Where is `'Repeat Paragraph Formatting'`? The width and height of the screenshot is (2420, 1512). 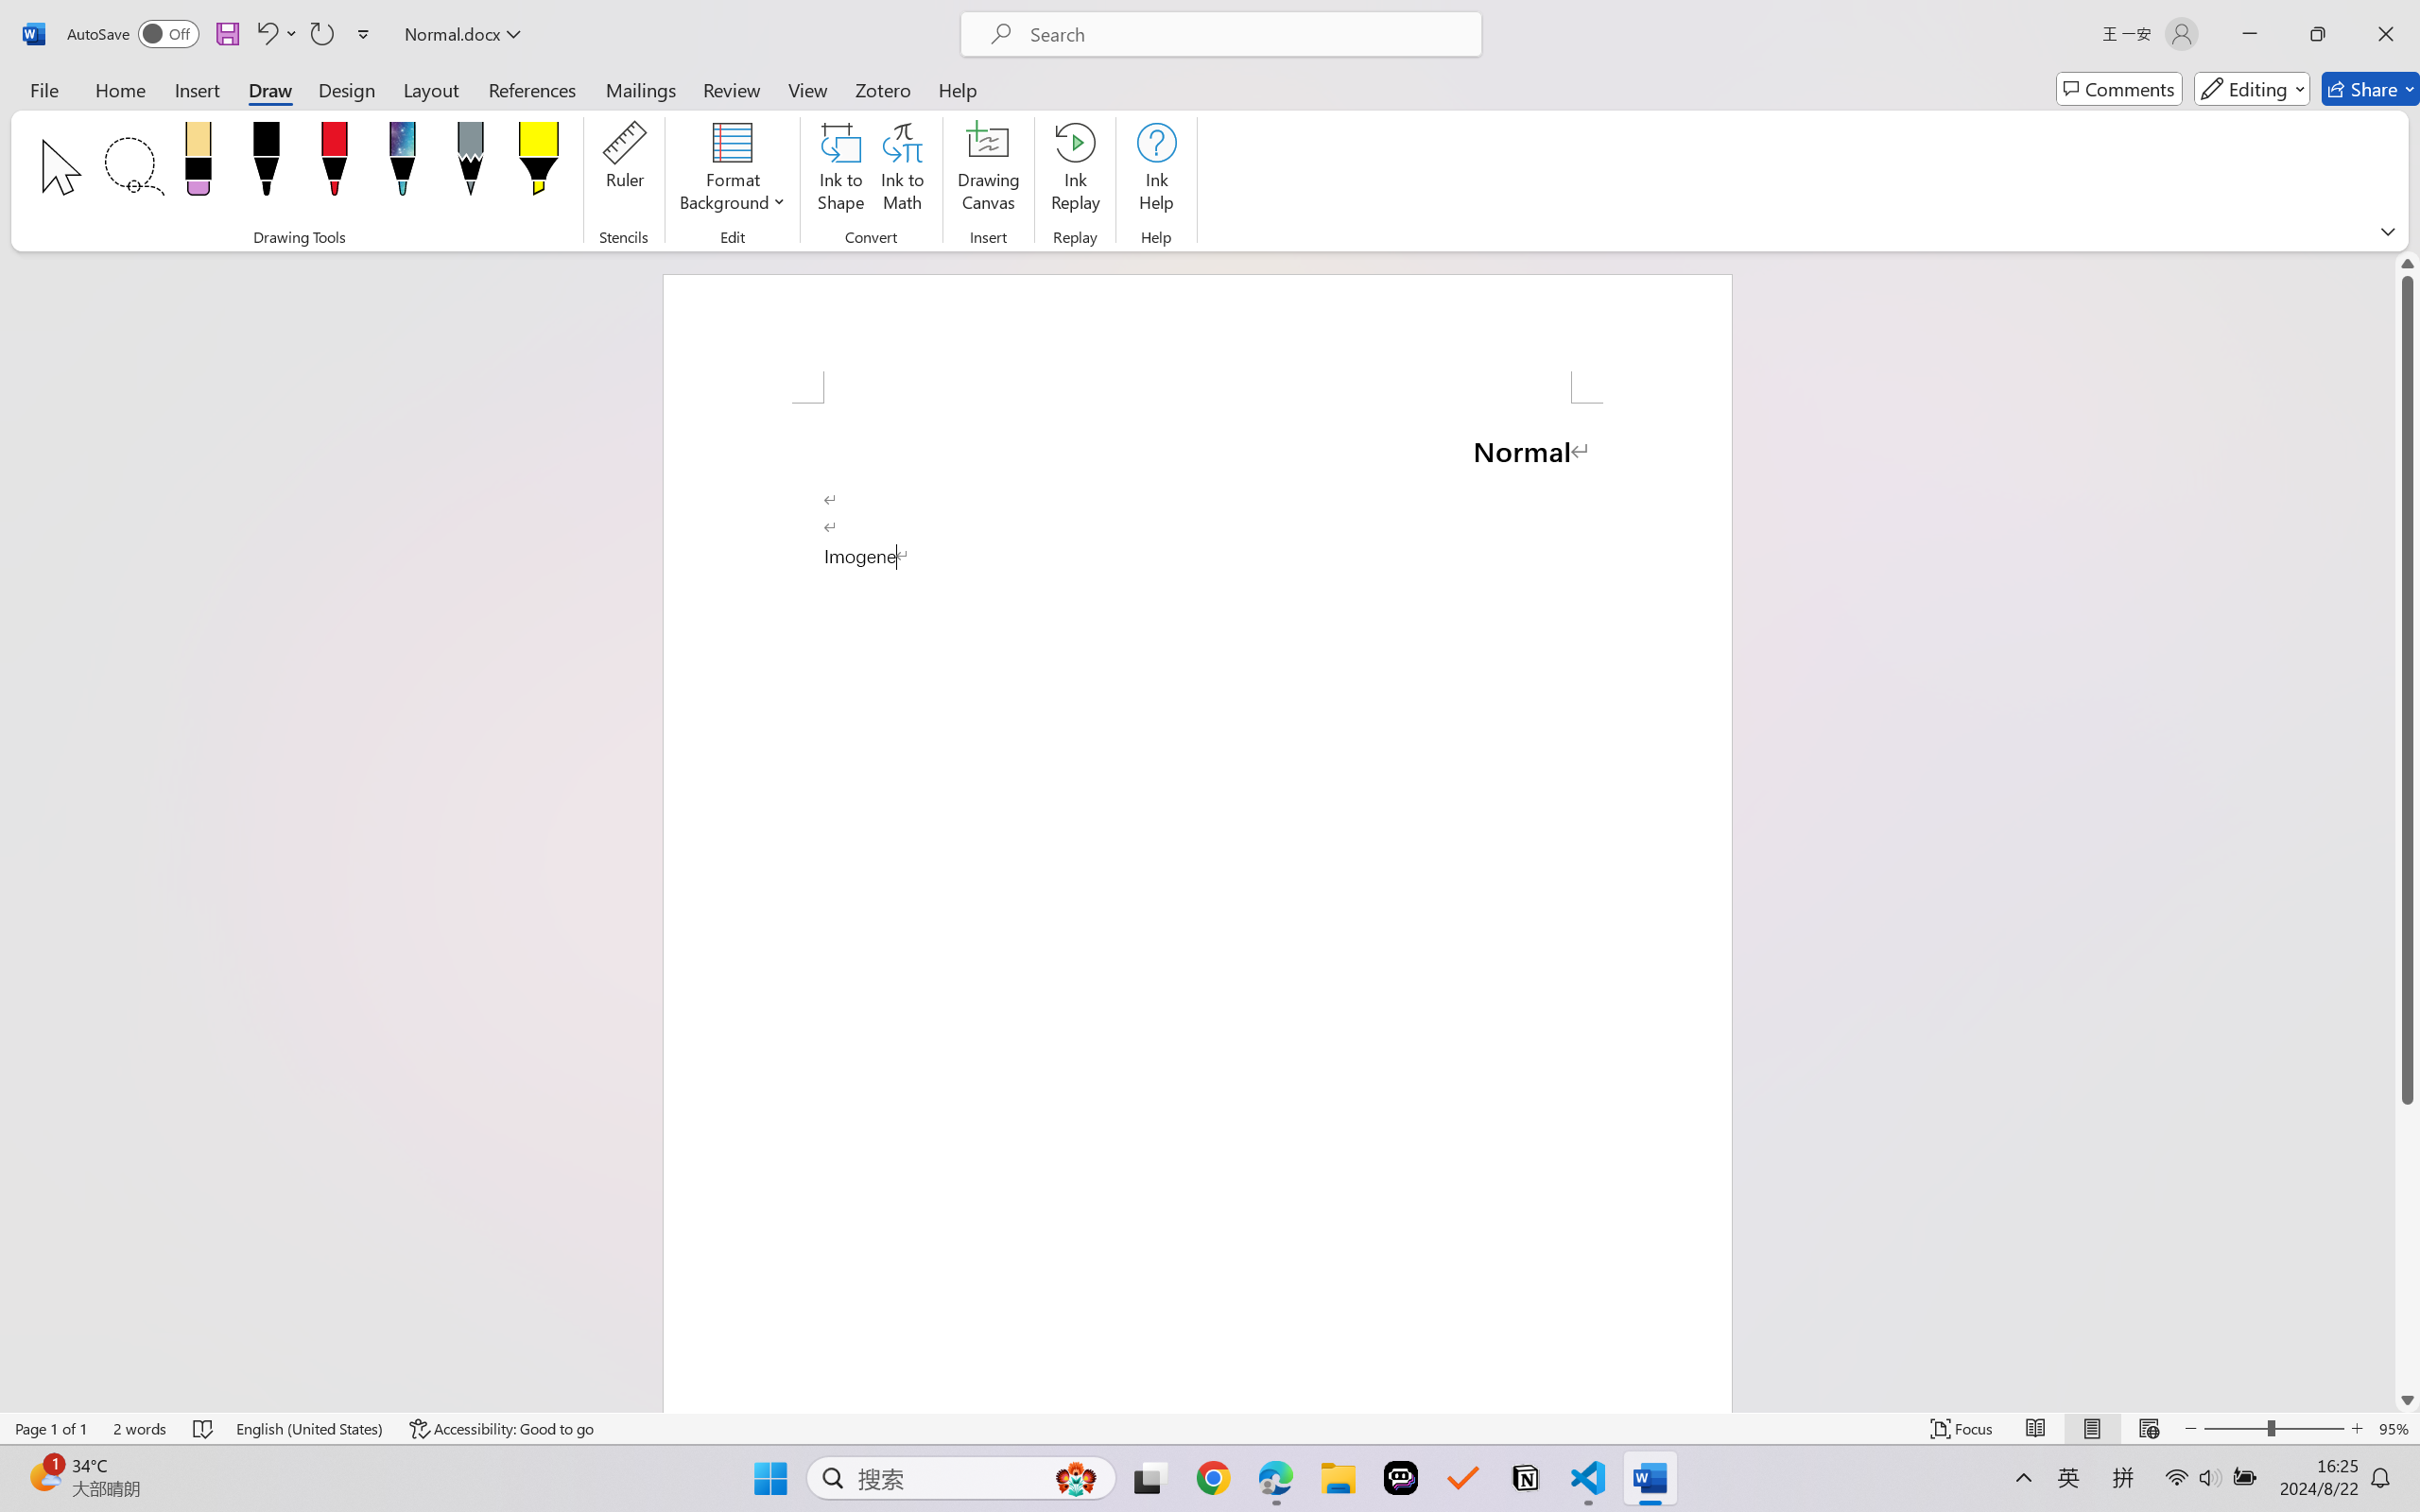
'Repeat Paragraph Formatting' is located at coordinates (320, 33).